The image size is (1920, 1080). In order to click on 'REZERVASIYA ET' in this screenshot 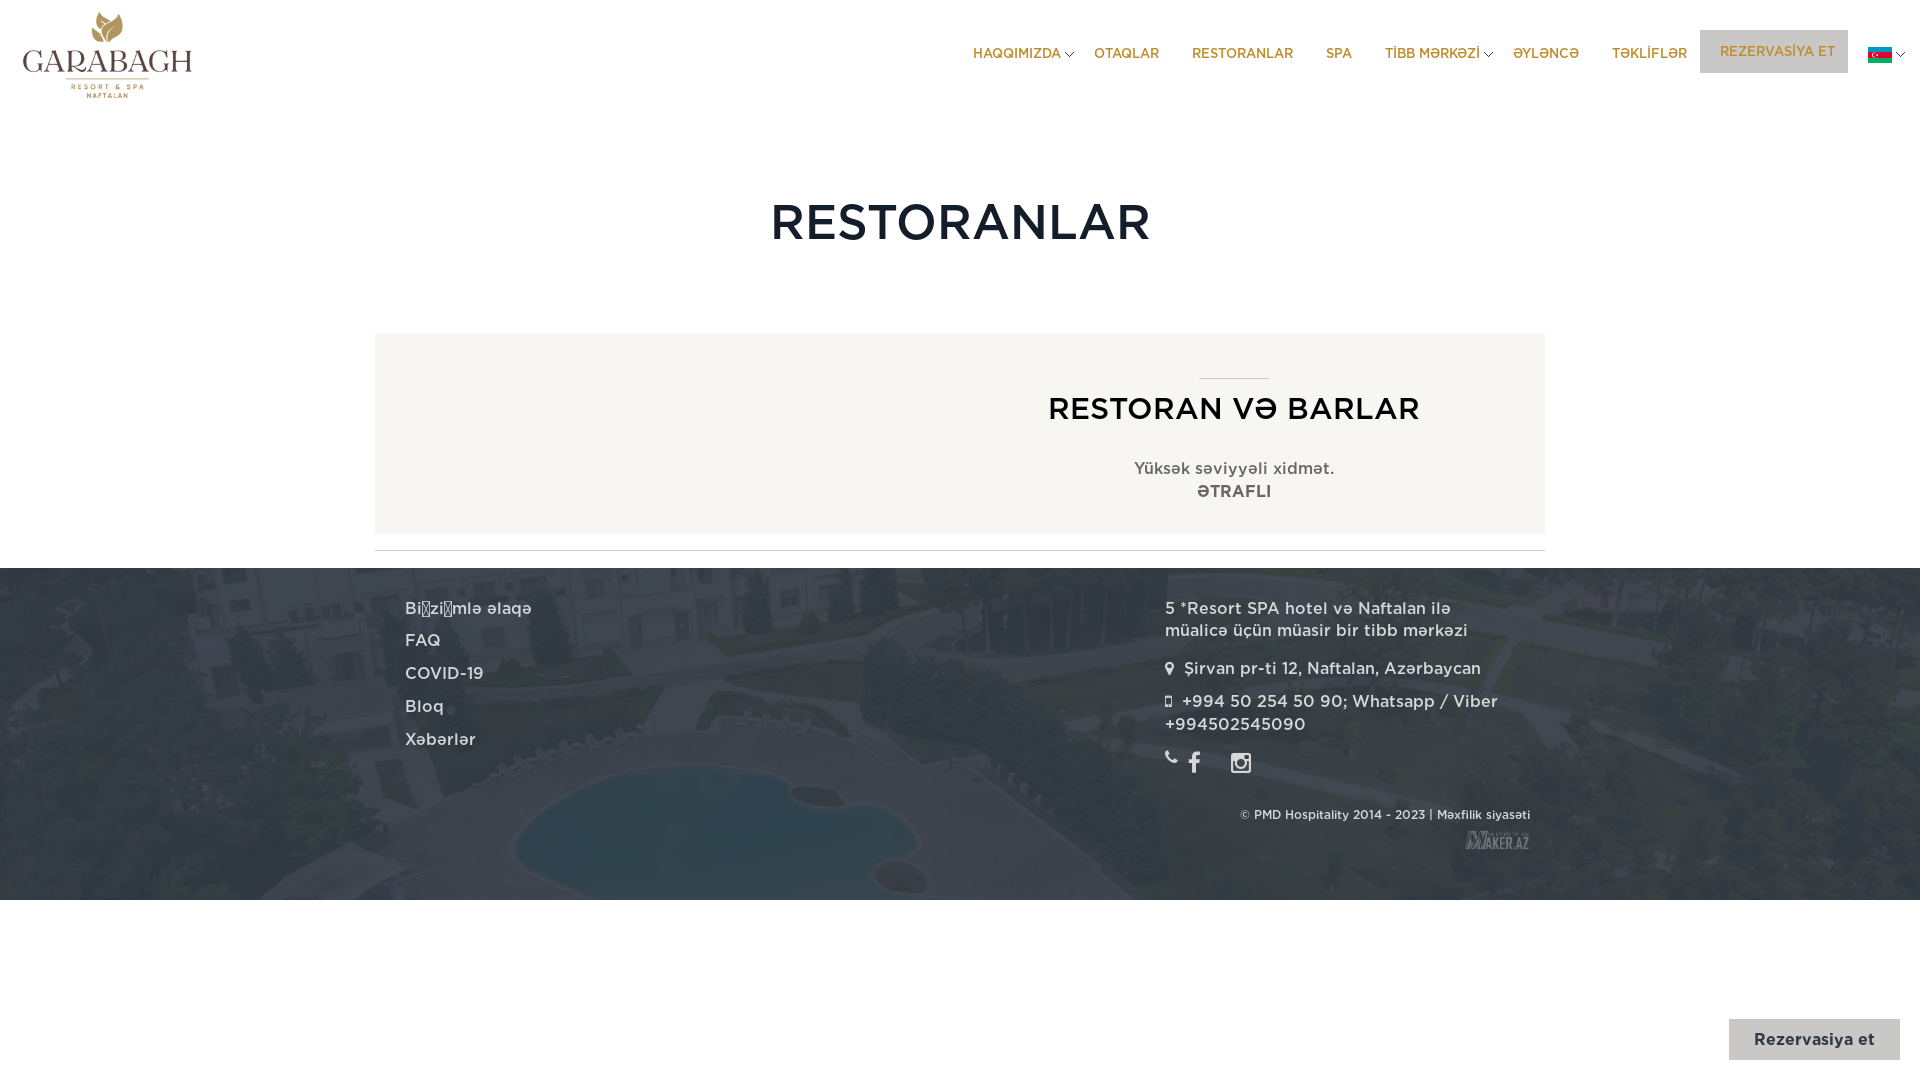, I will do `click(1774, 50)`.